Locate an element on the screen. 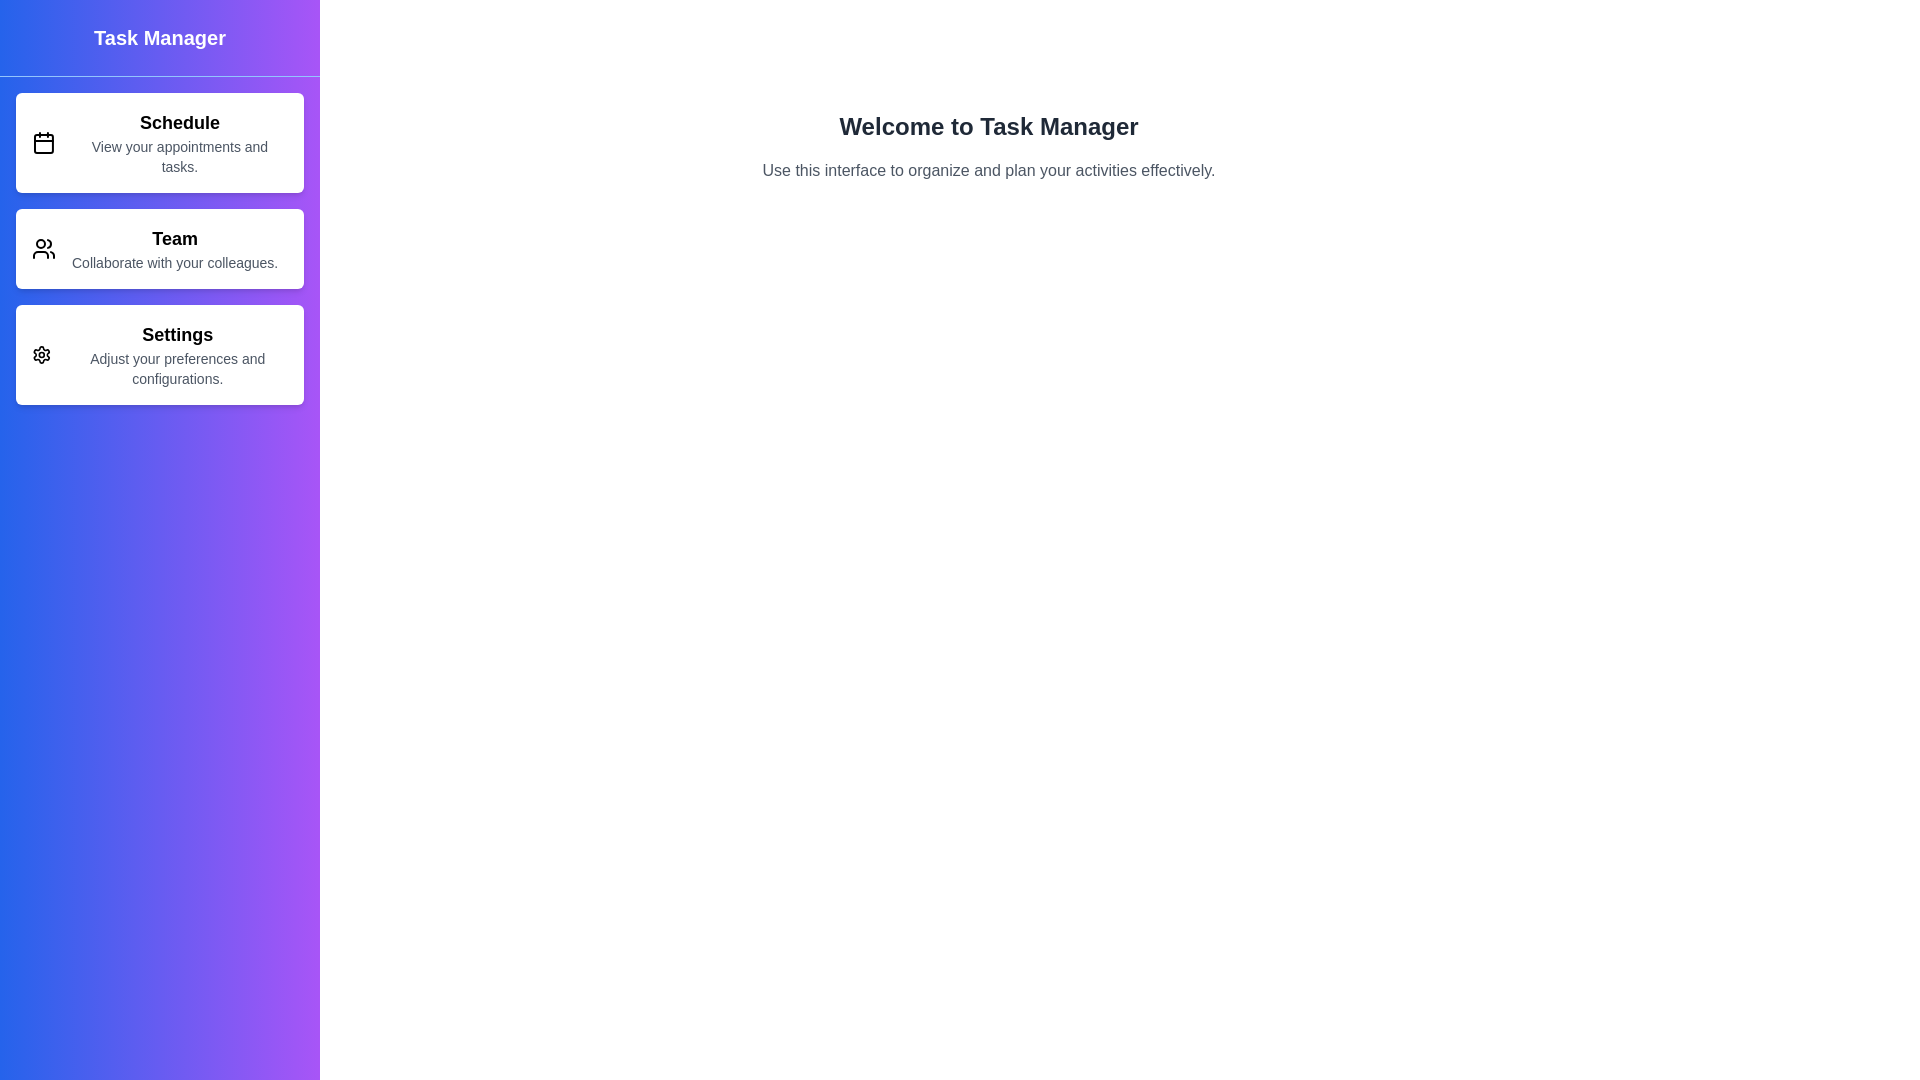 The image size is (1920, 1080). the Task Manager header to explore its elements is located at coordinates (158, 38).